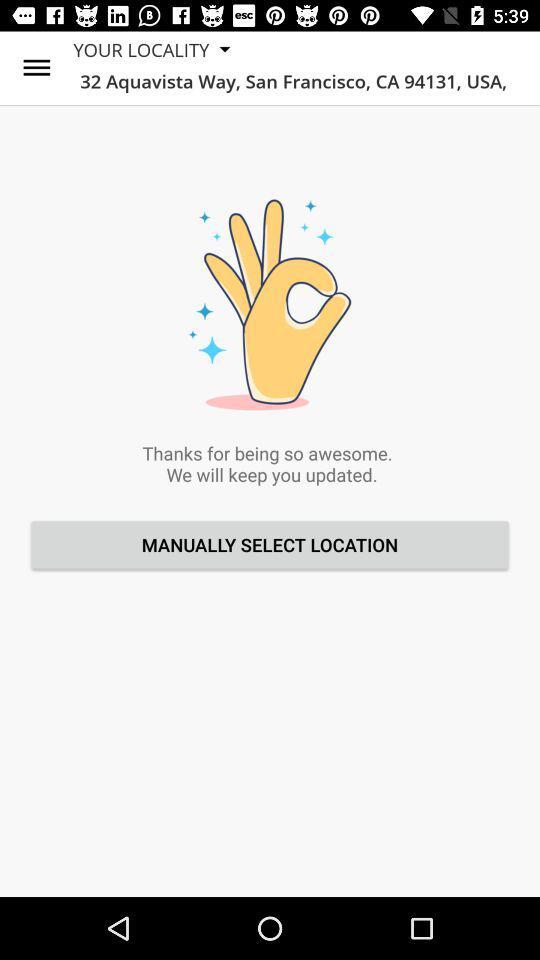 The image size is (540, 960). What do you see at coordinates (270, 544) in the screenshot?
I see `item below the thanks for being icon` at bounding box center [270, 544].